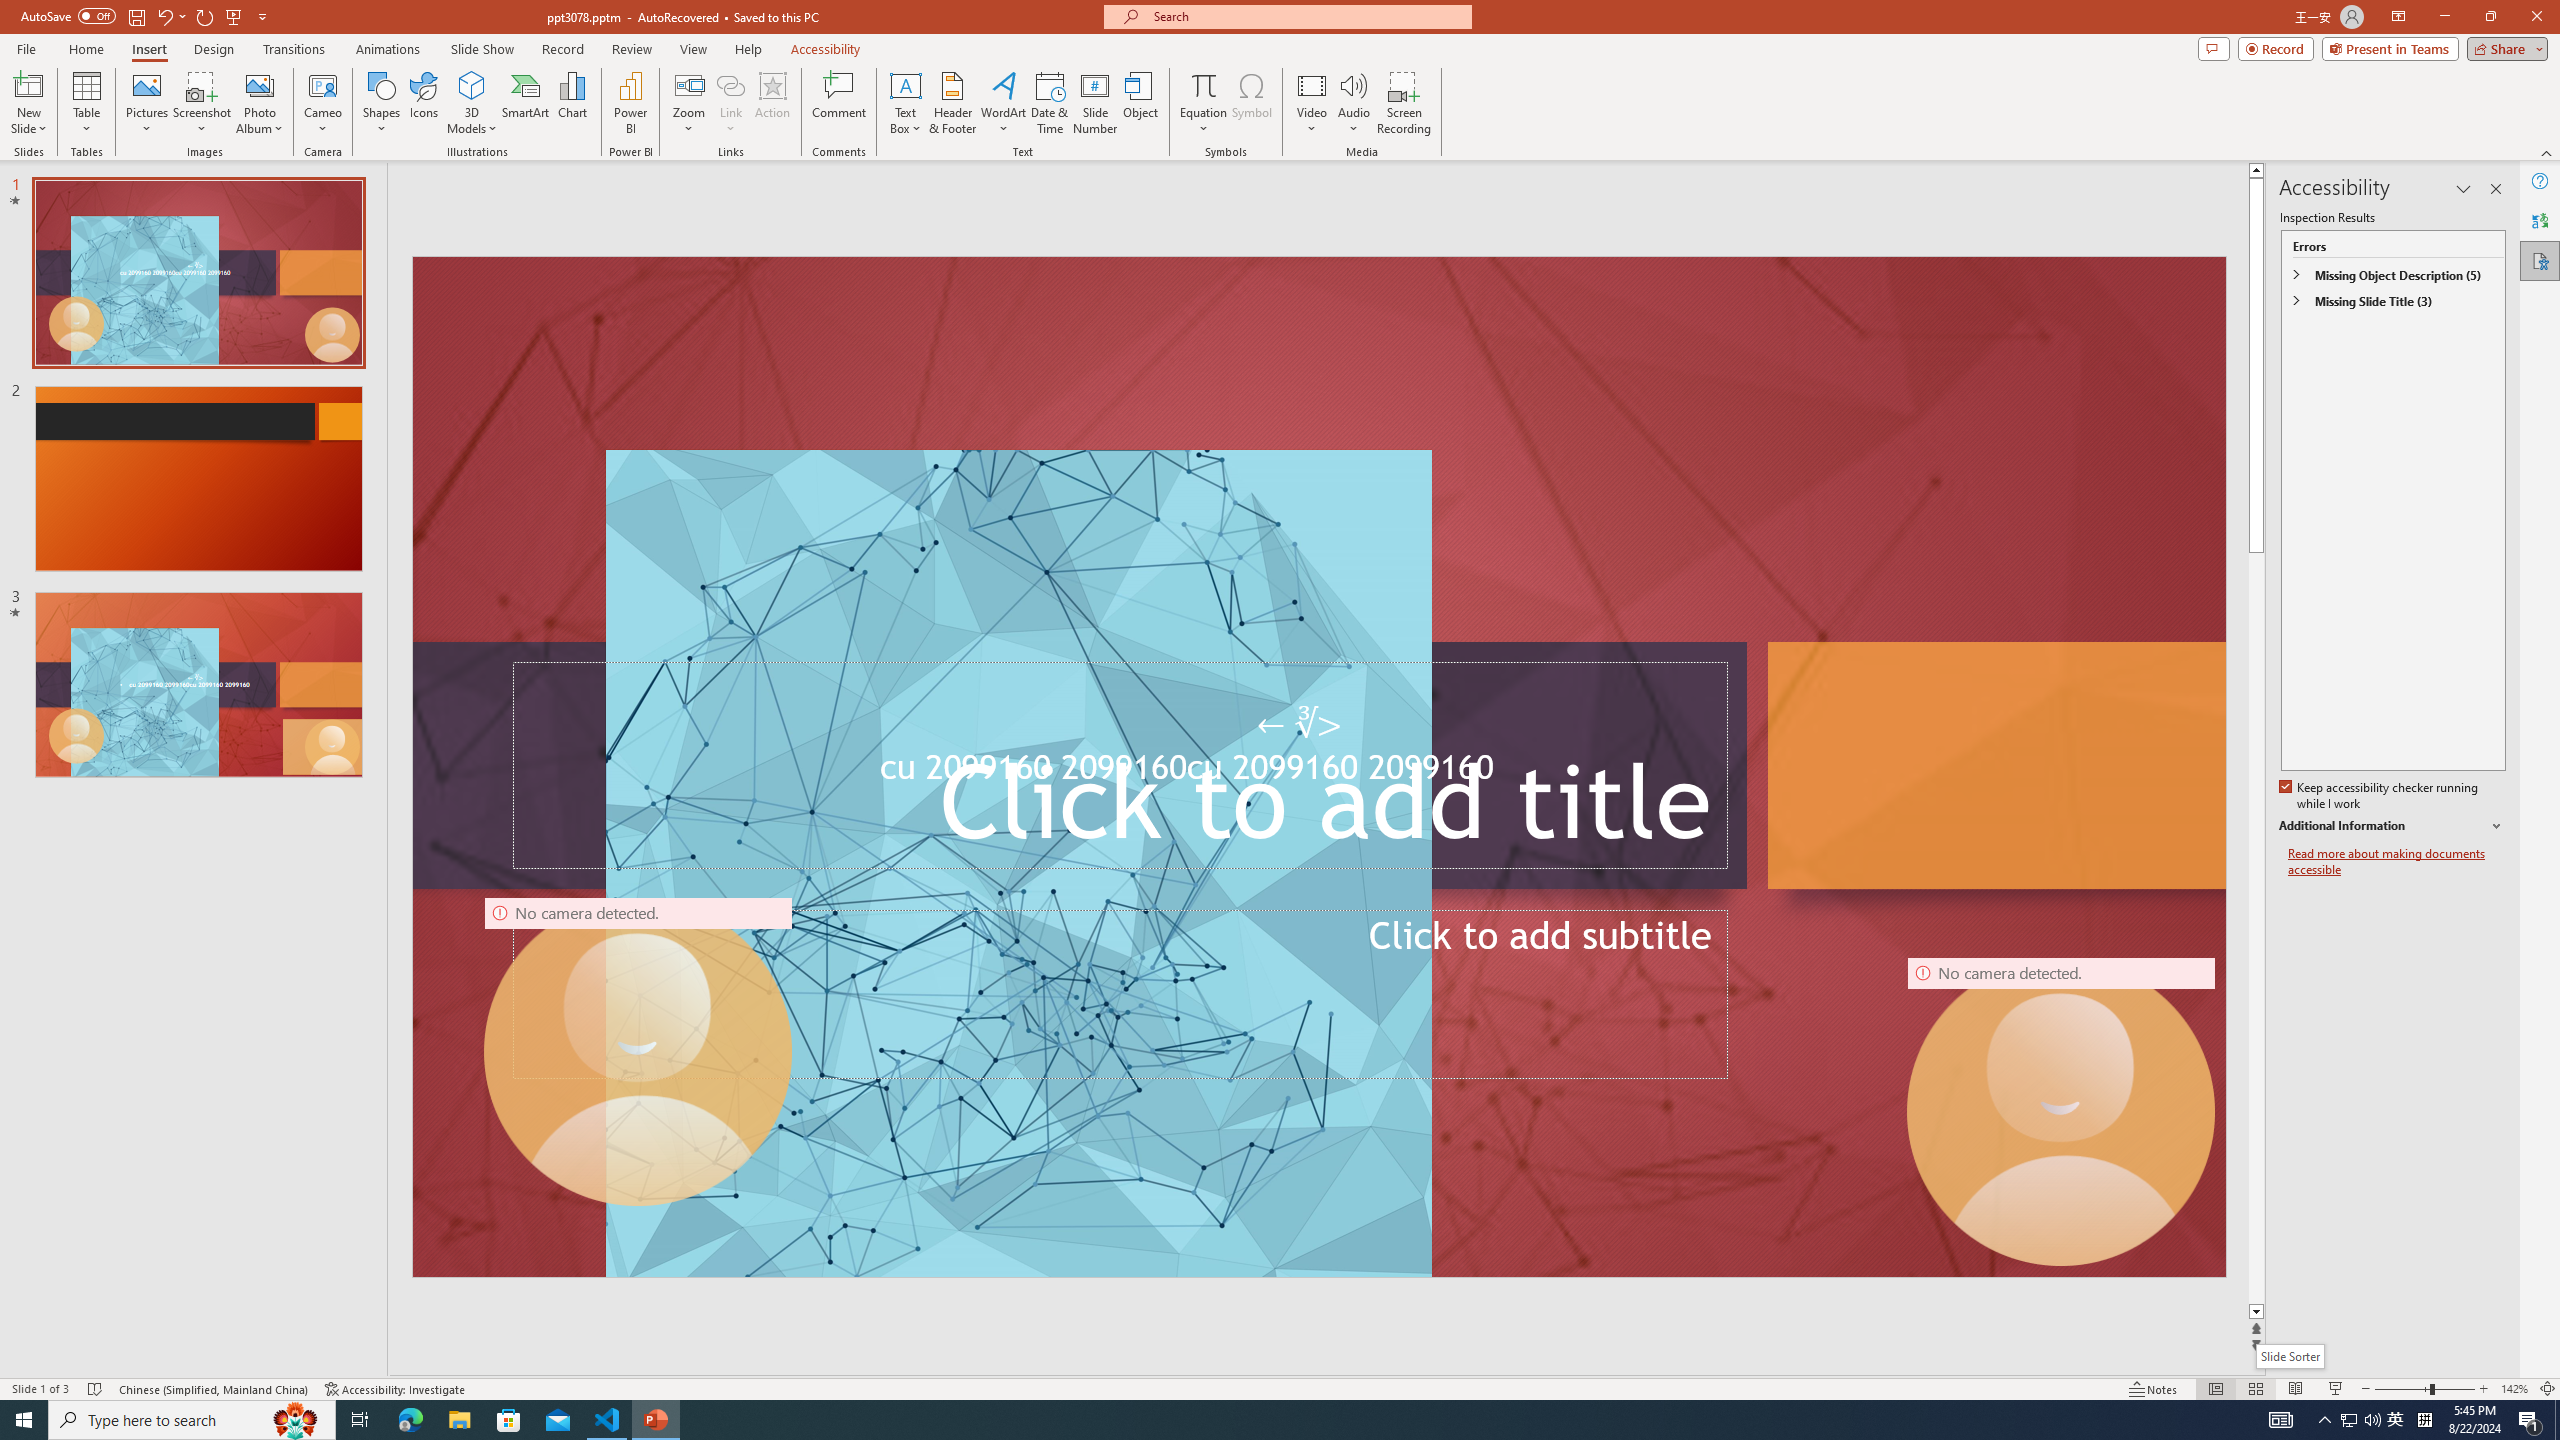  What do you see at coordinates (215, 49) in the screenshot?
I see `'Design'` at bounding box center [215, 49].